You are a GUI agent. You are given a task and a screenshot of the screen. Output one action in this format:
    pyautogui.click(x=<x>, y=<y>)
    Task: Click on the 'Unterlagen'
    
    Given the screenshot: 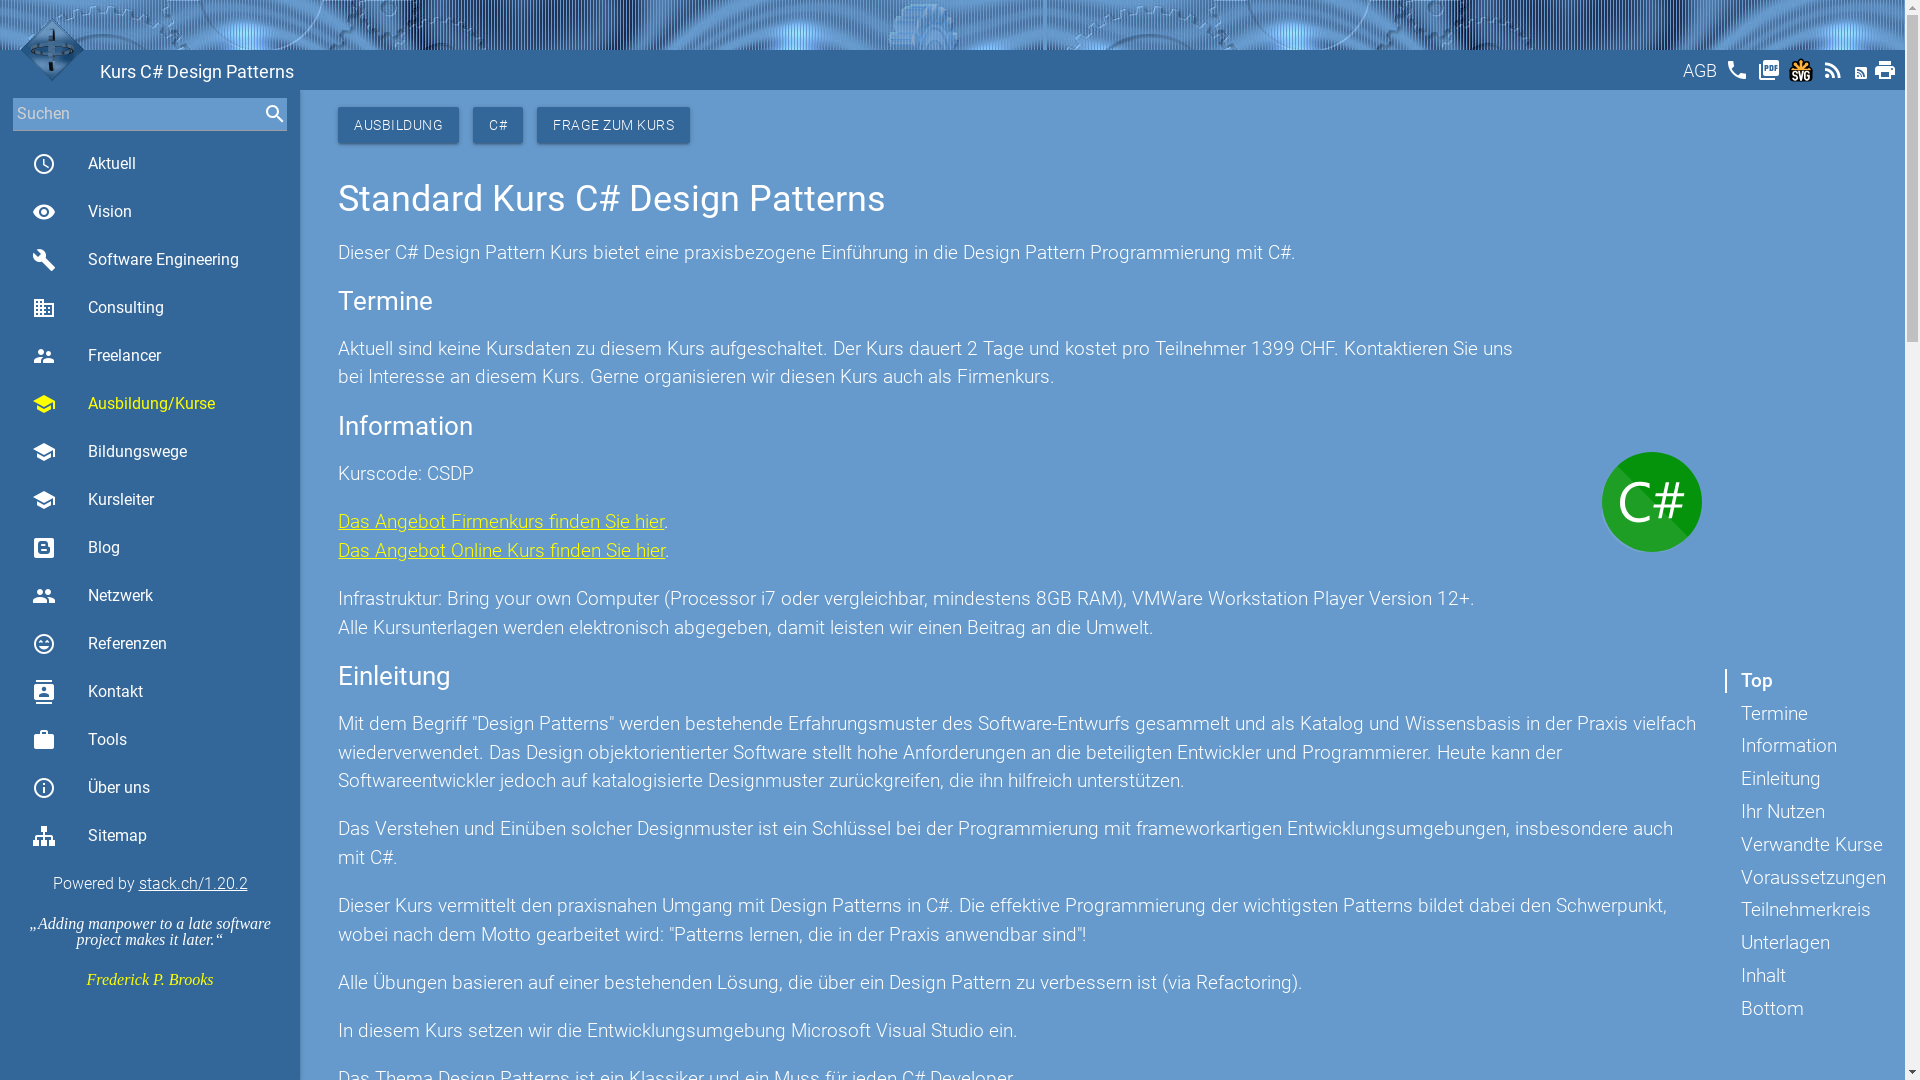 What is the action you would take?
    pyautogui.click(x=1777, y=942)
    